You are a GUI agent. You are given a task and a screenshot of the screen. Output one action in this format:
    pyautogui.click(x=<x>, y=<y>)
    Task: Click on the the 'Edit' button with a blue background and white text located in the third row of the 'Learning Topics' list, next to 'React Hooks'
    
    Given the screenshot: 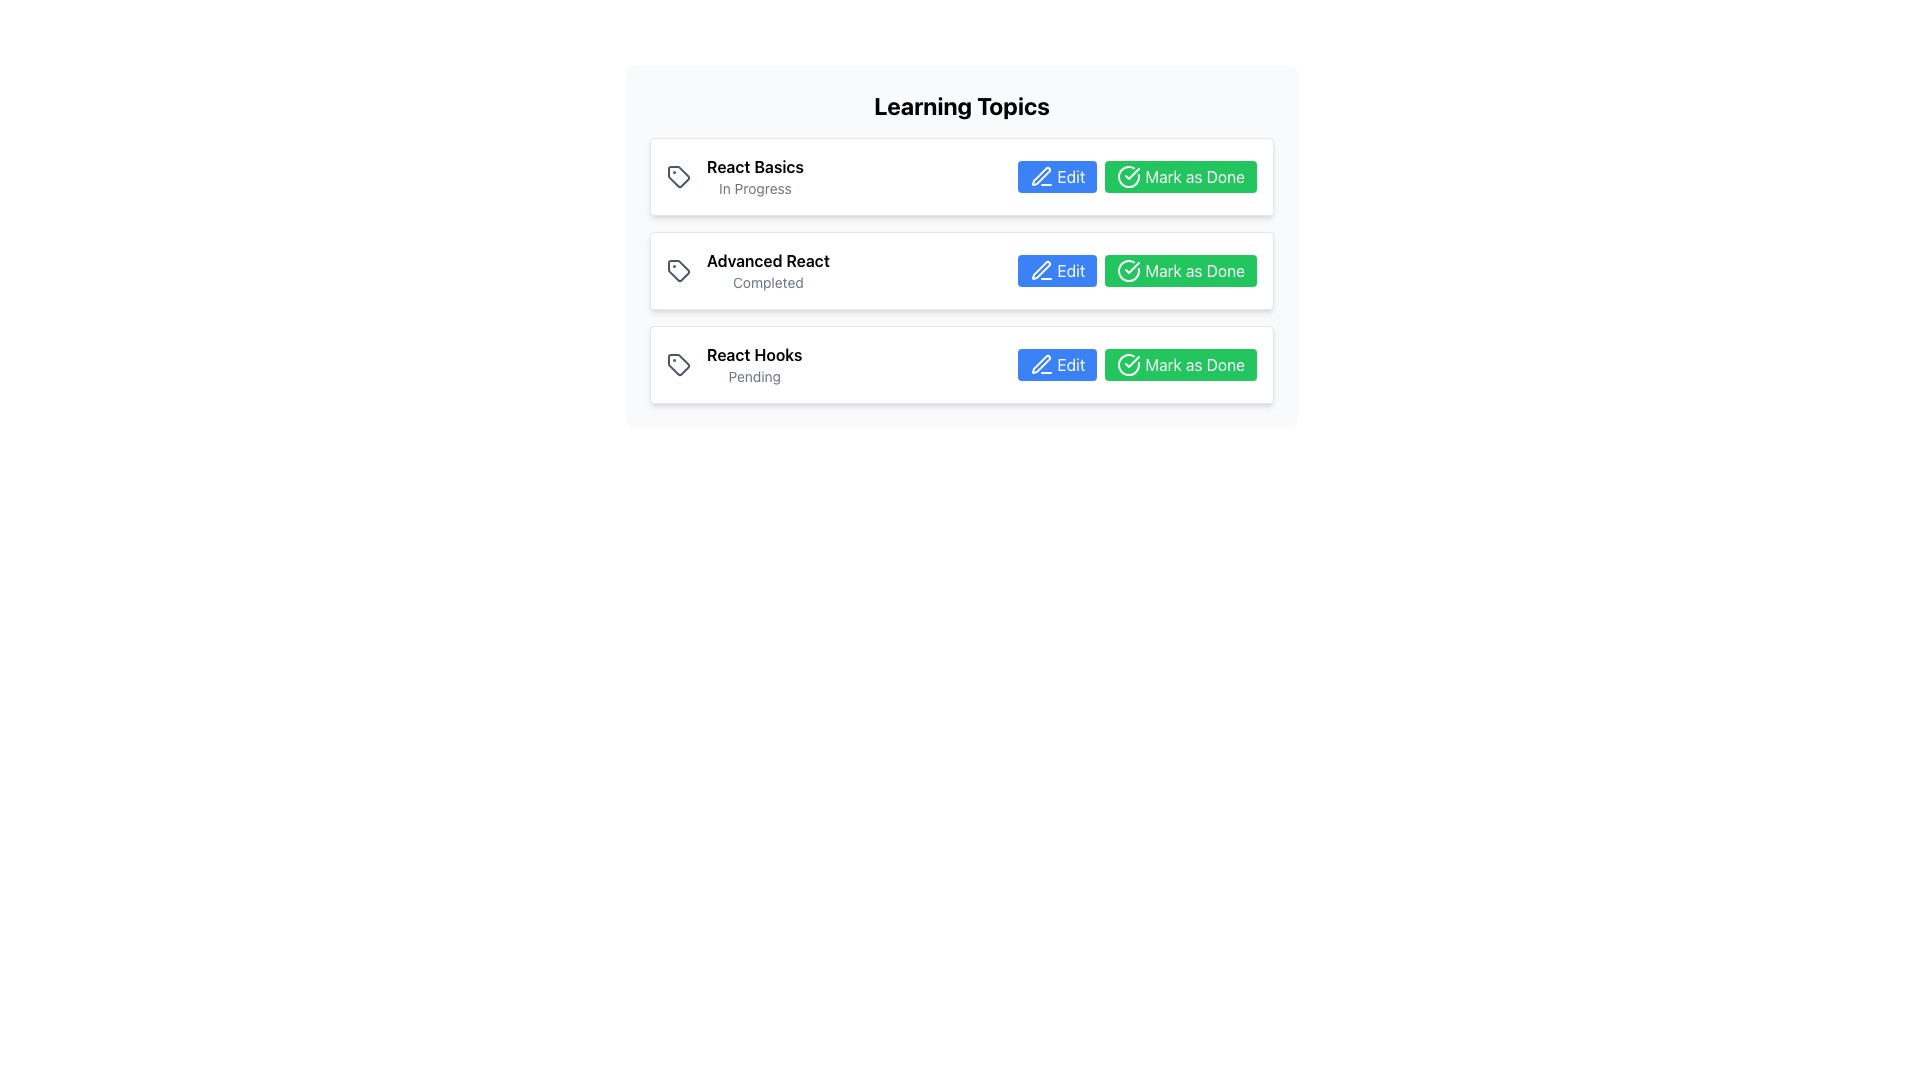 What is the action you would take?
    pyautogui.click(x=1056, y=365)
    